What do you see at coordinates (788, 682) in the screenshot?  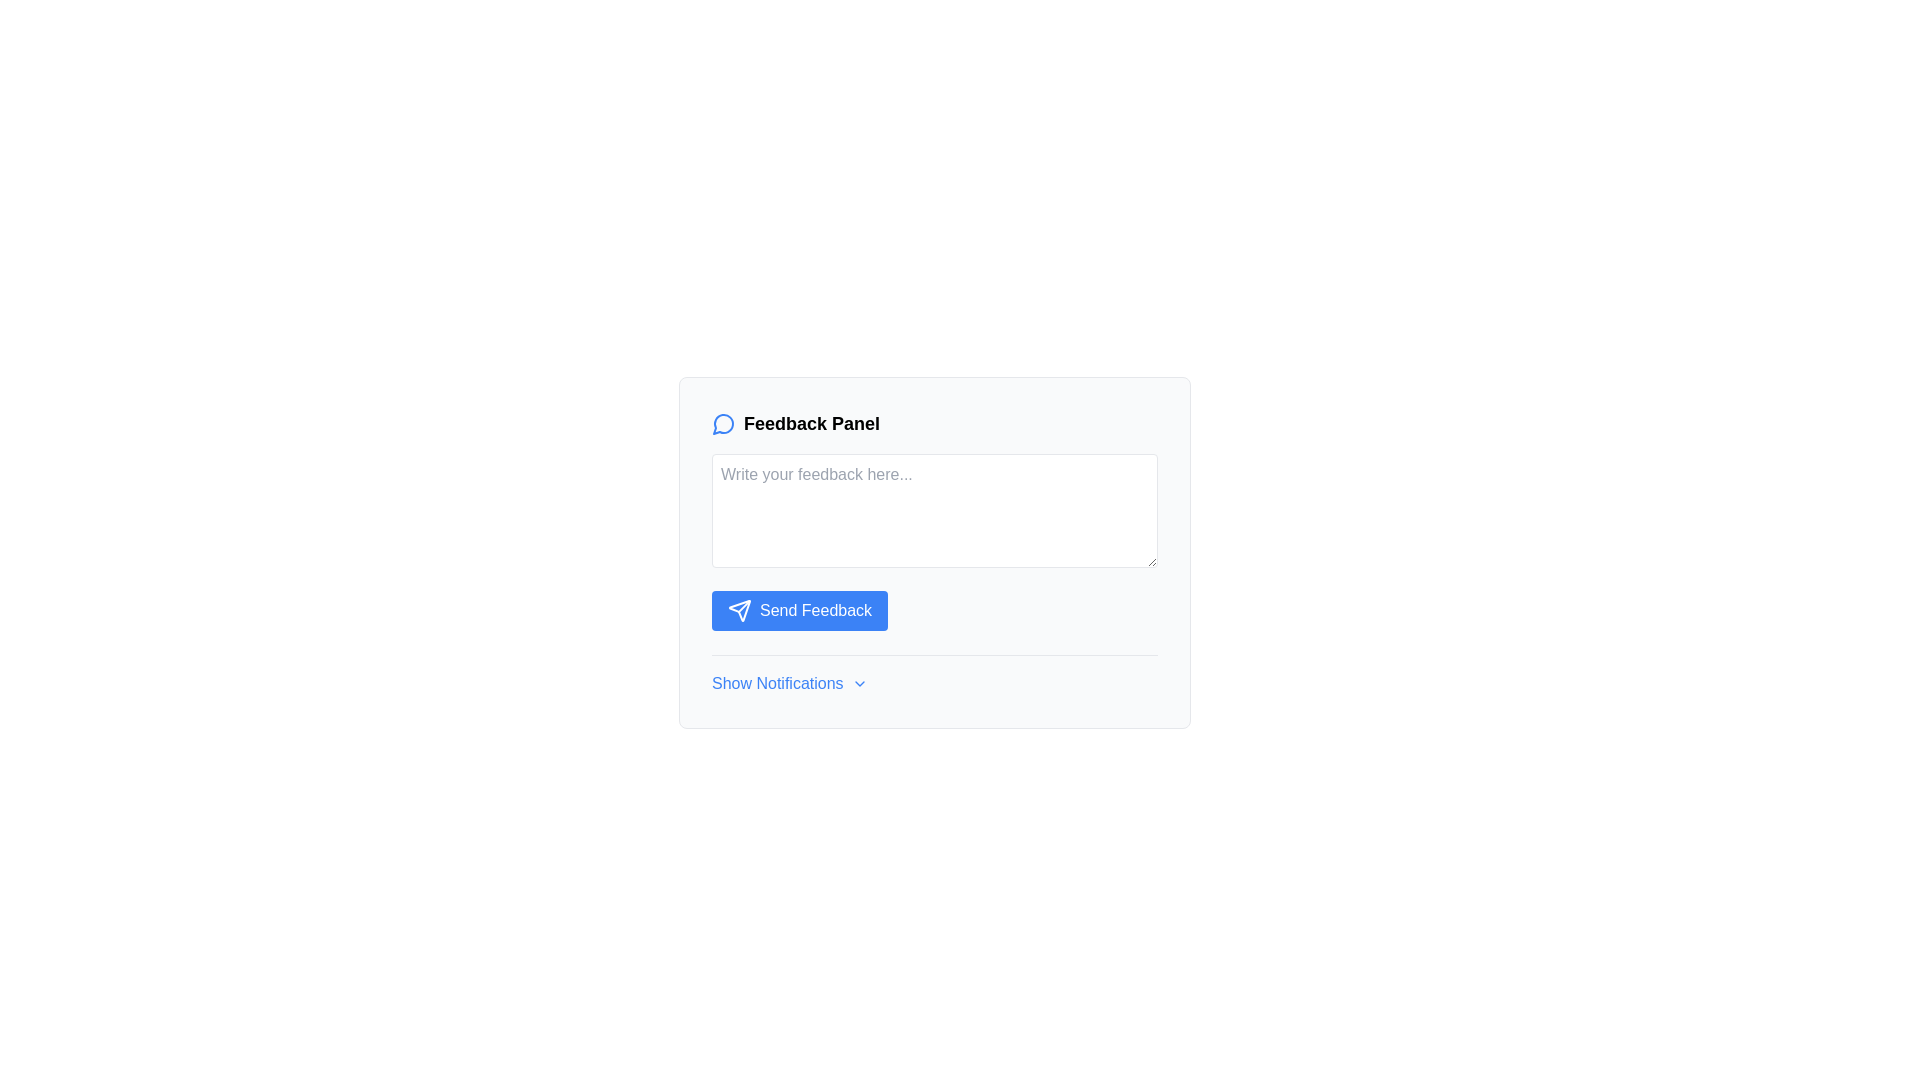 I see `the blue, underlined text 'Show Notifications' with a downward chevron icon` at bounding box center [788, 682].